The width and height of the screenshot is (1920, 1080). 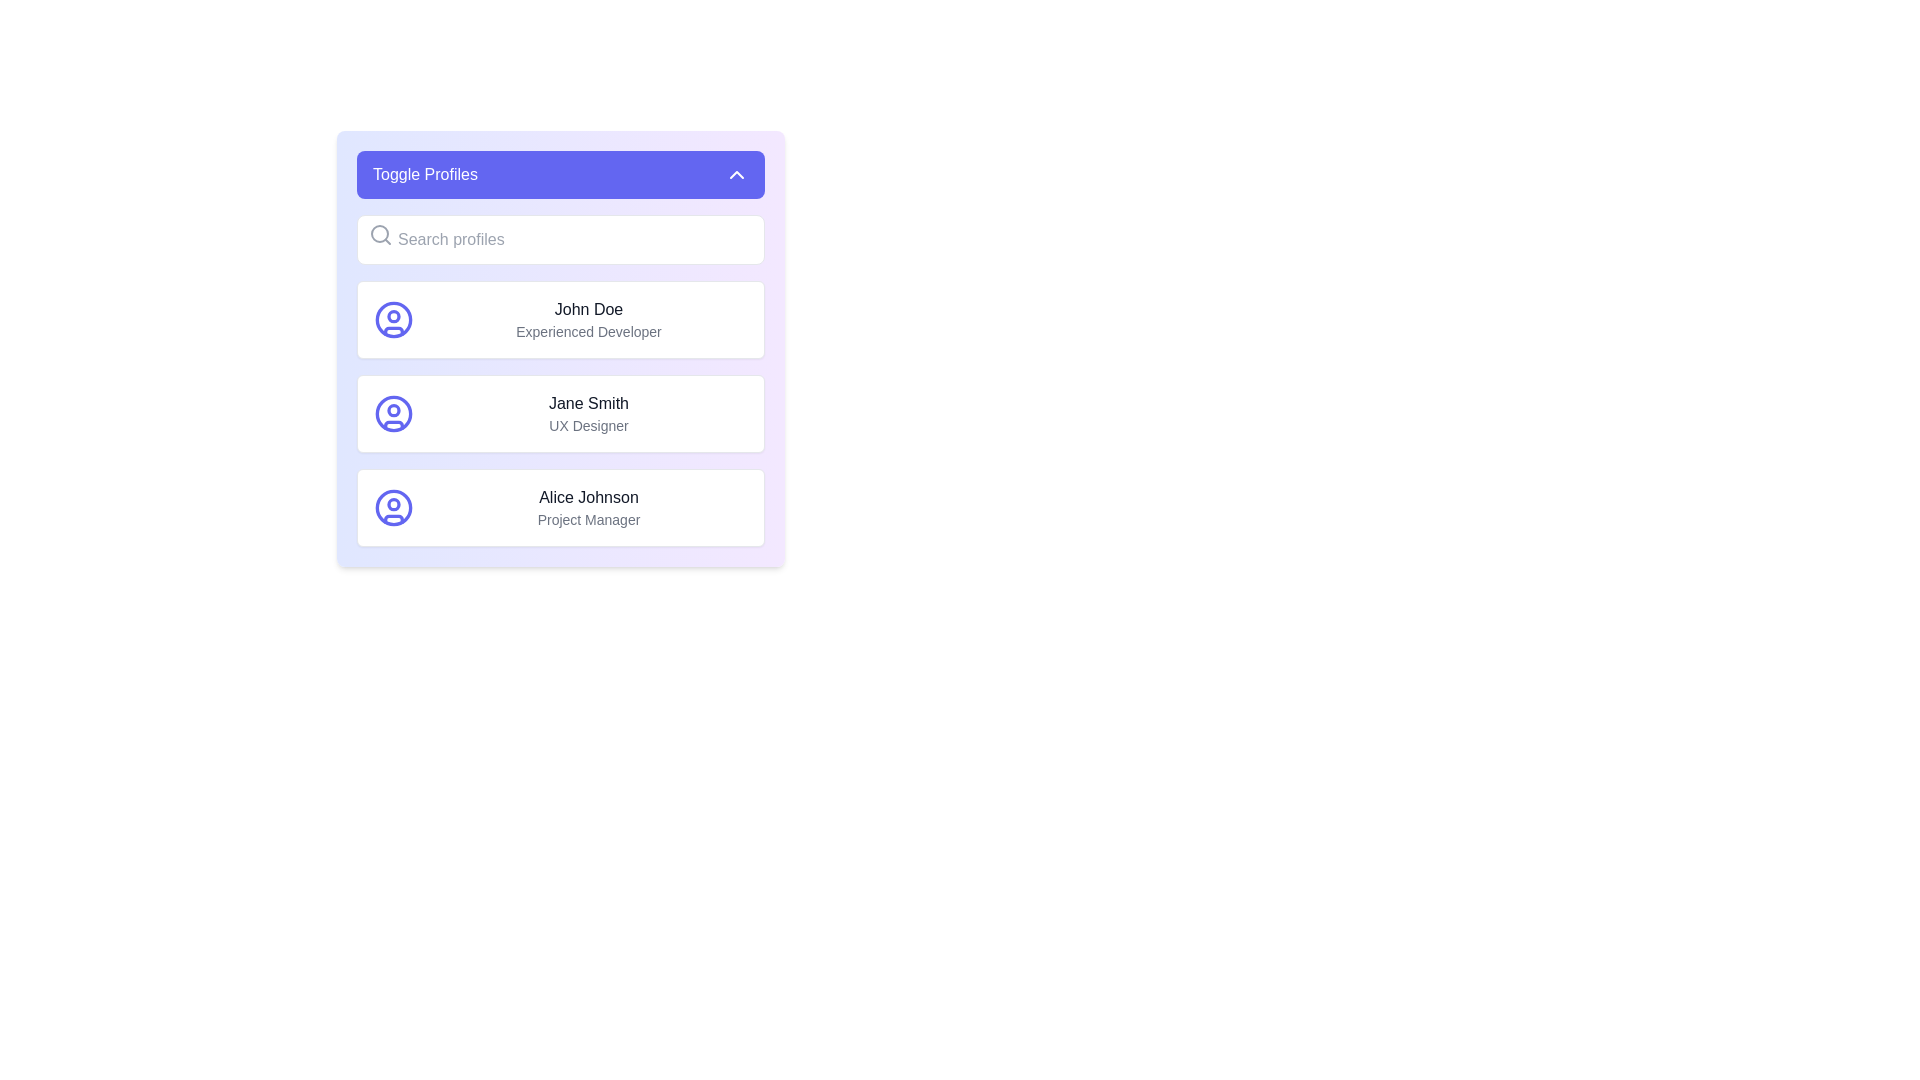 What do you see at coordinates (393, 507) in the screenshot?
I see `the circular icon representing user 'Alice Johnson' in the third row of the profile list` at bounding box center [393, 507].